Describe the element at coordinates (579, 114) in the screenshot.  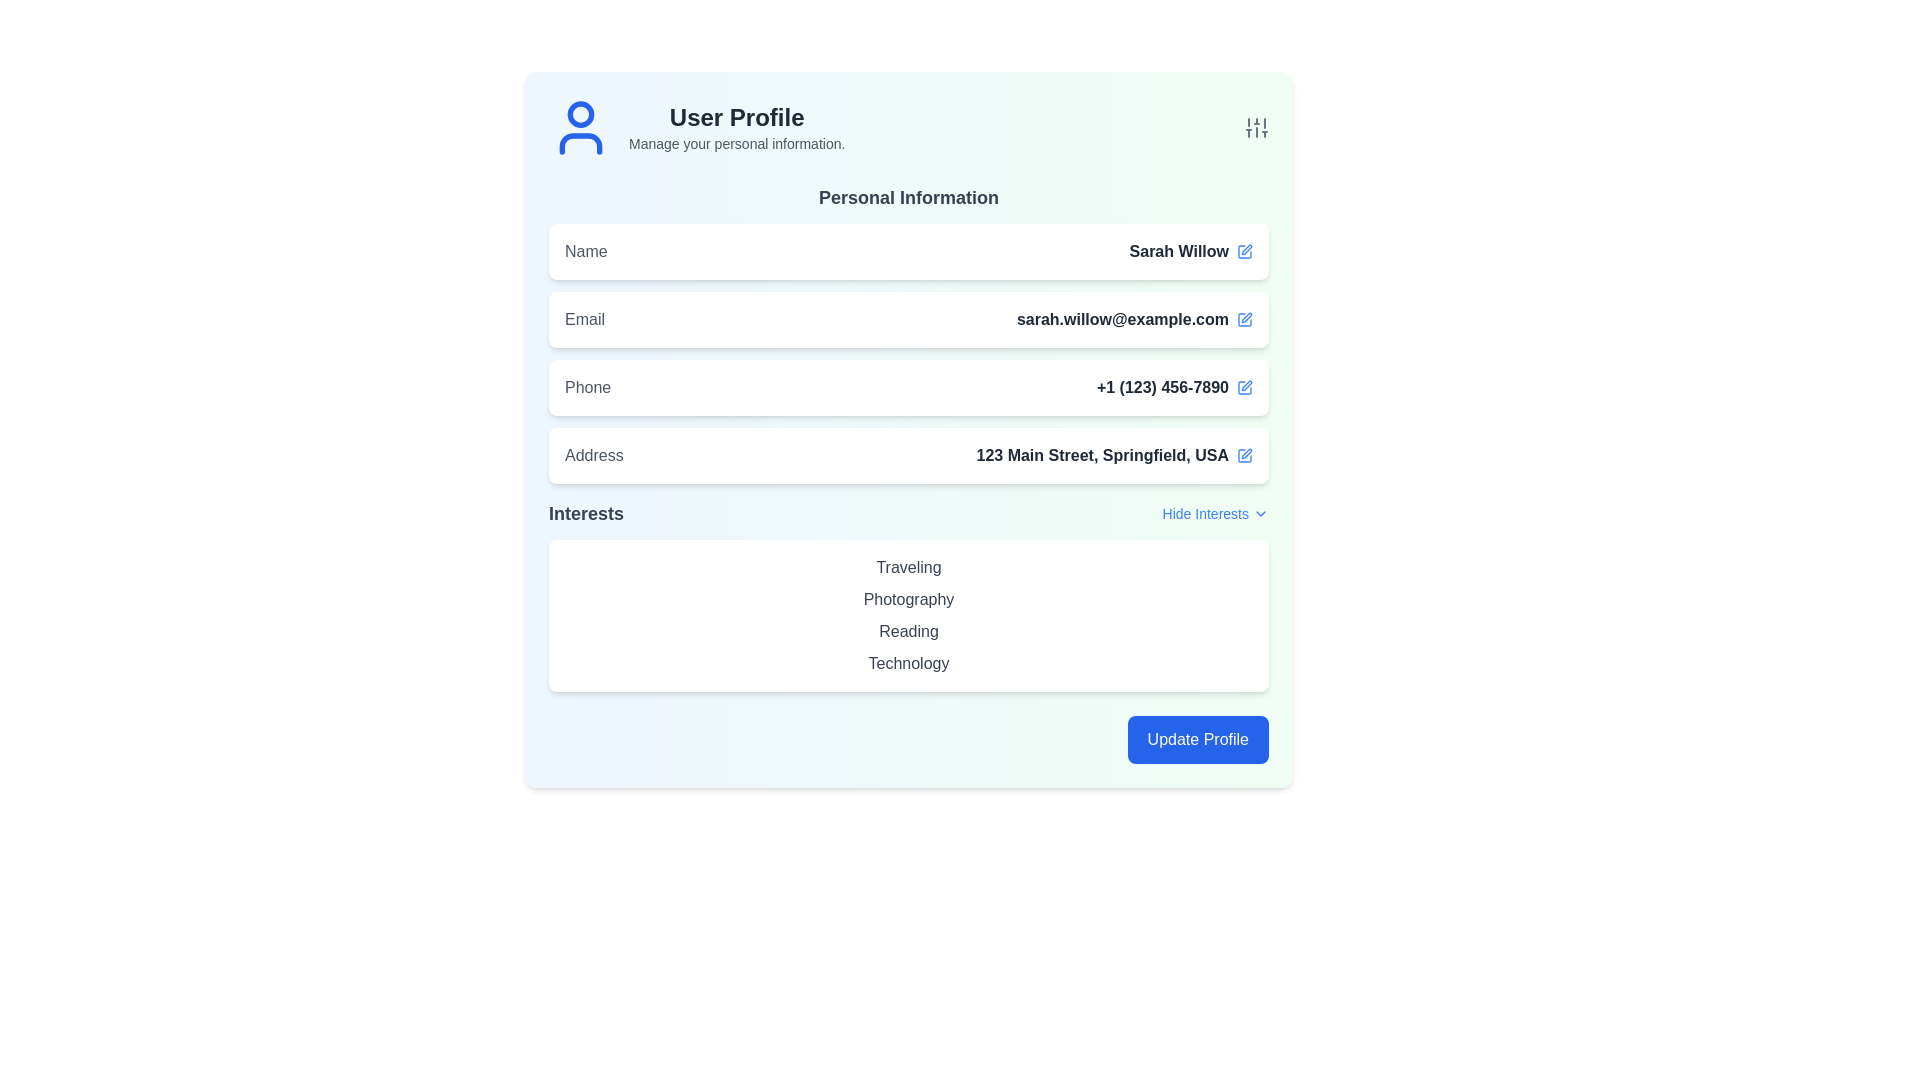
I see `the decorative circular graphical element that resembles a user profile picture, located next to the 'User Profile' title` at that location.